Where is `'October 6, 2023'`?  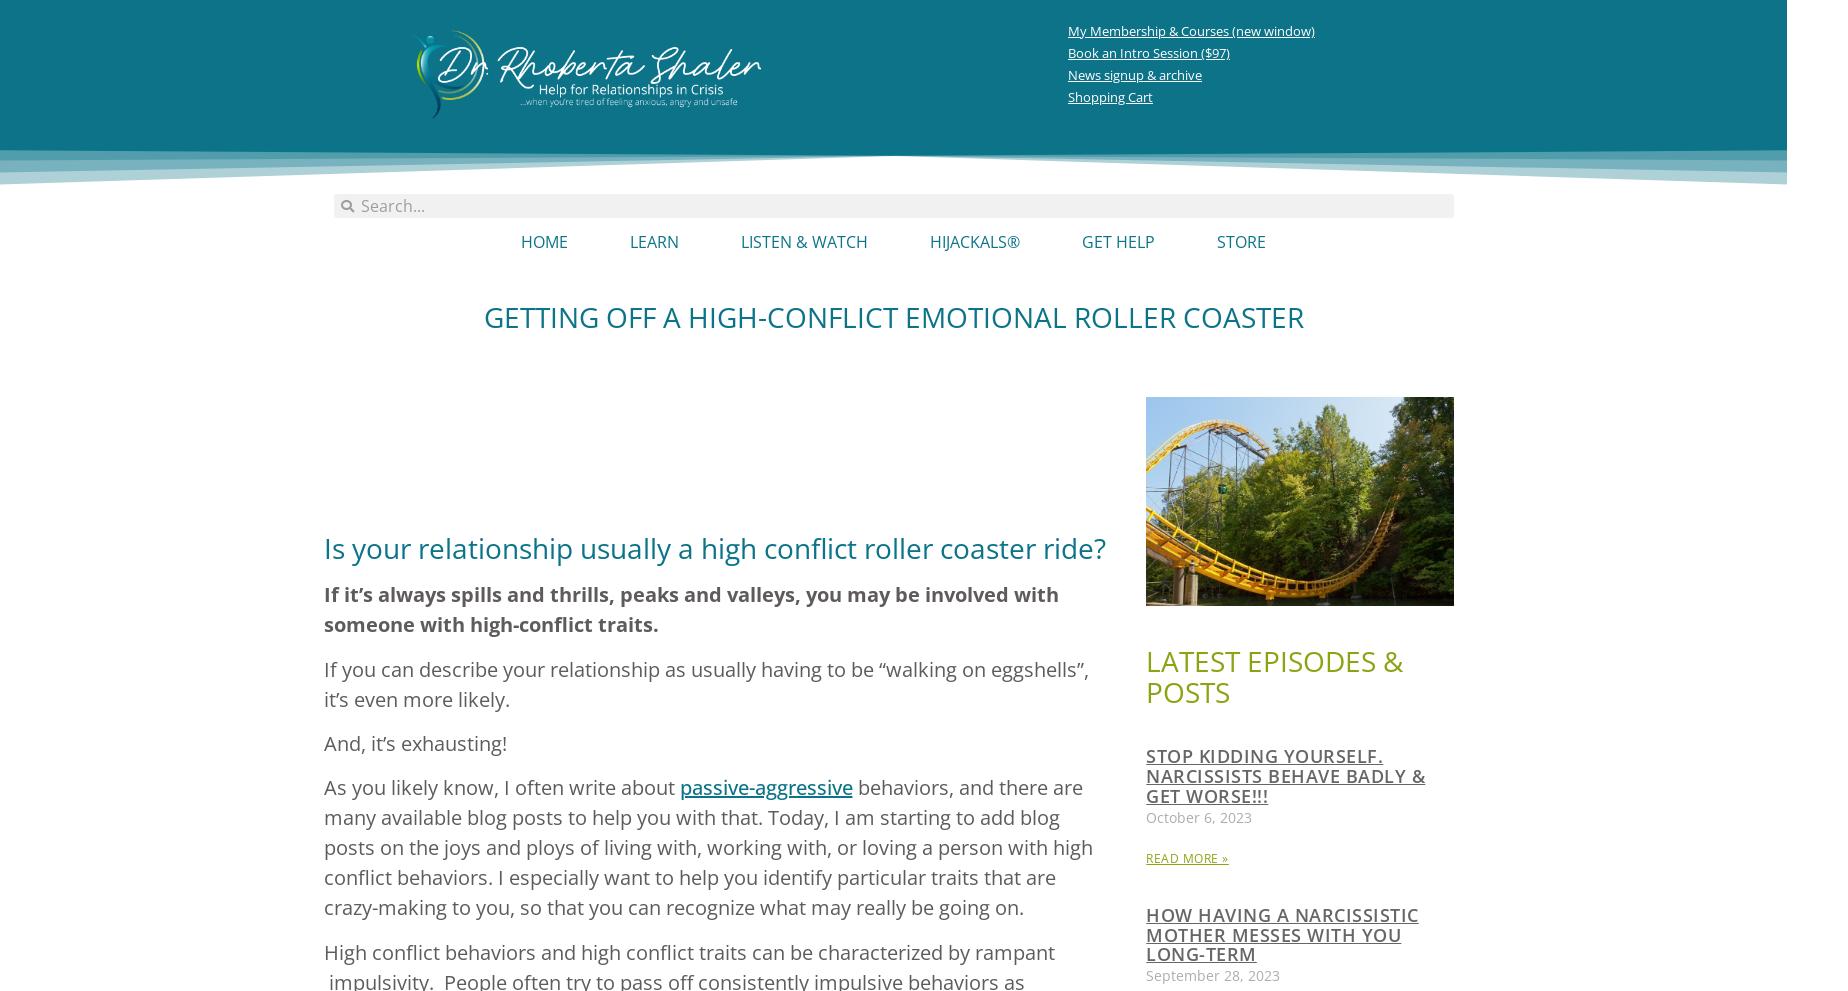
'October 6, 2023' is located at coordinates (1198, 815).